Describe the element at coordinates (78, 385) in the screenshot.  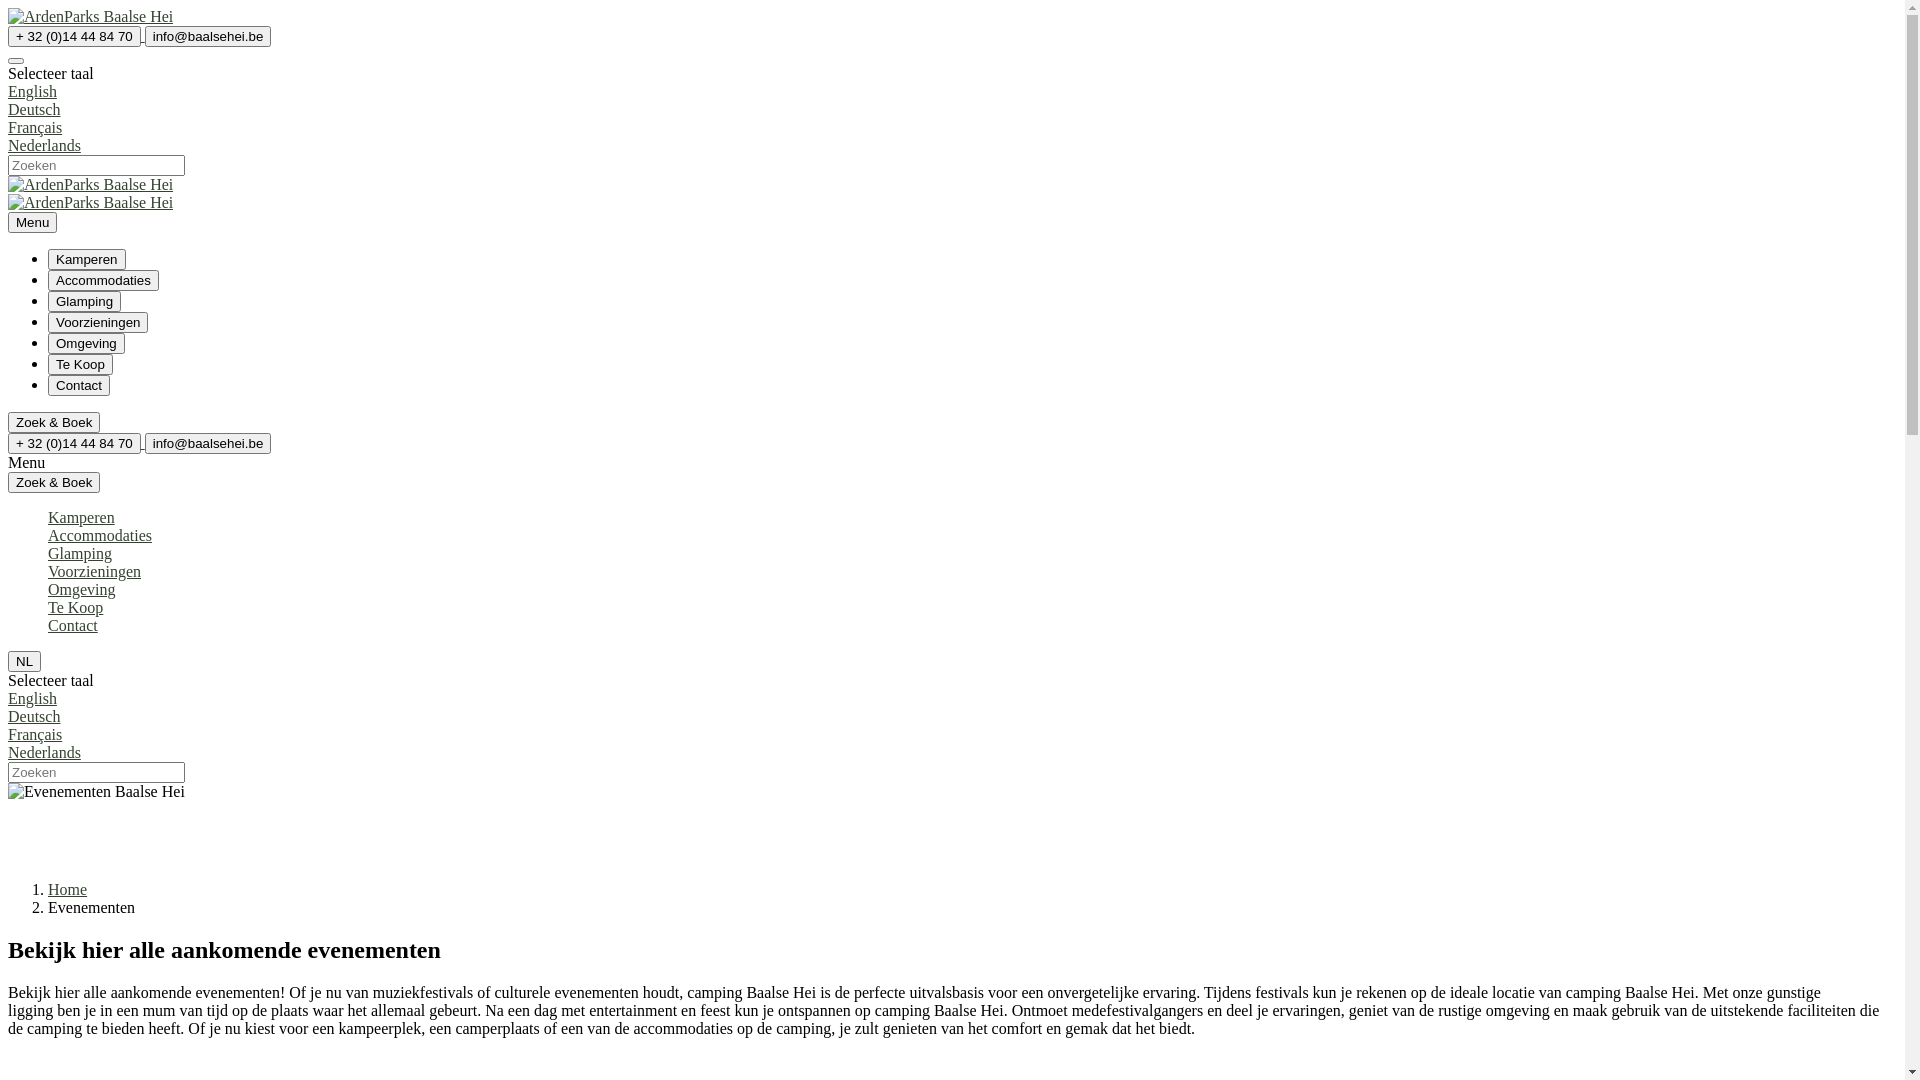
I see `'Contact'` at that location.